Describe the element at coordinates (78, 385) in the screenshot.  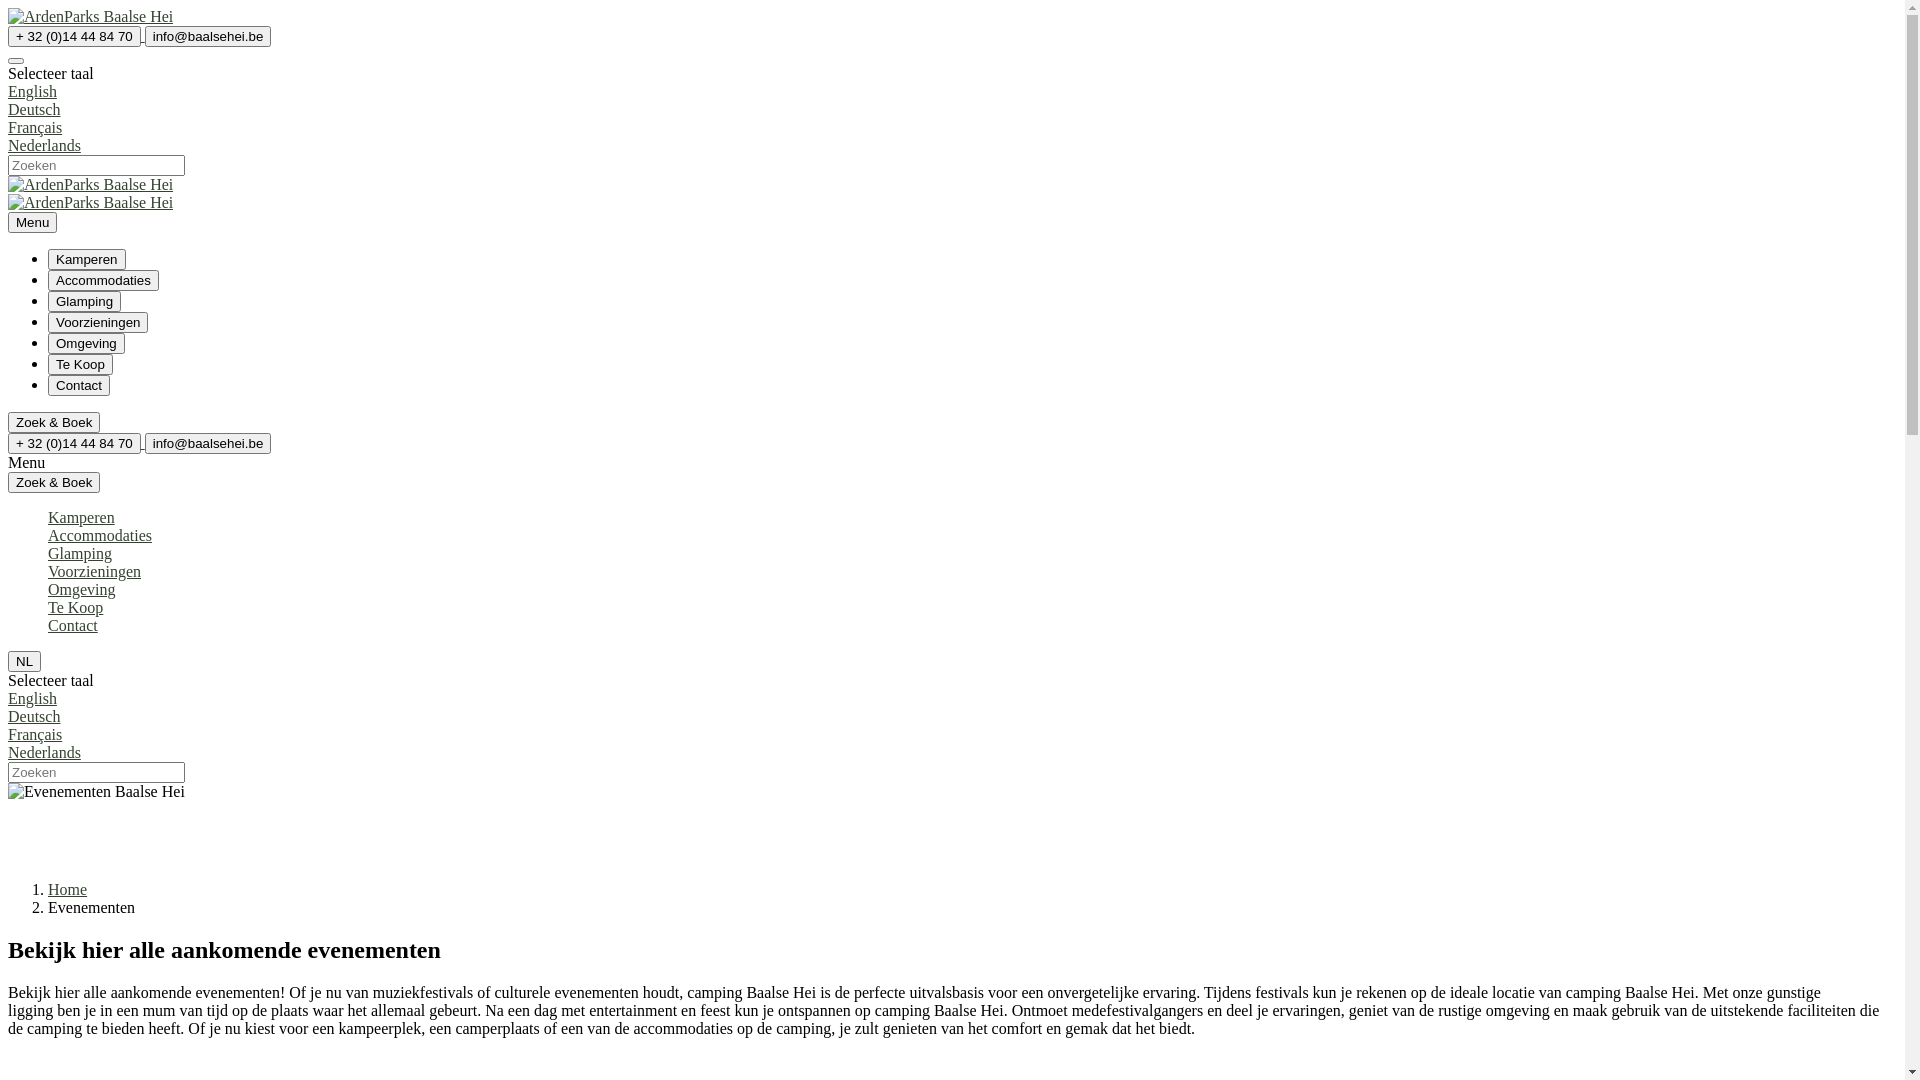
I see `'Contact'` at that location.